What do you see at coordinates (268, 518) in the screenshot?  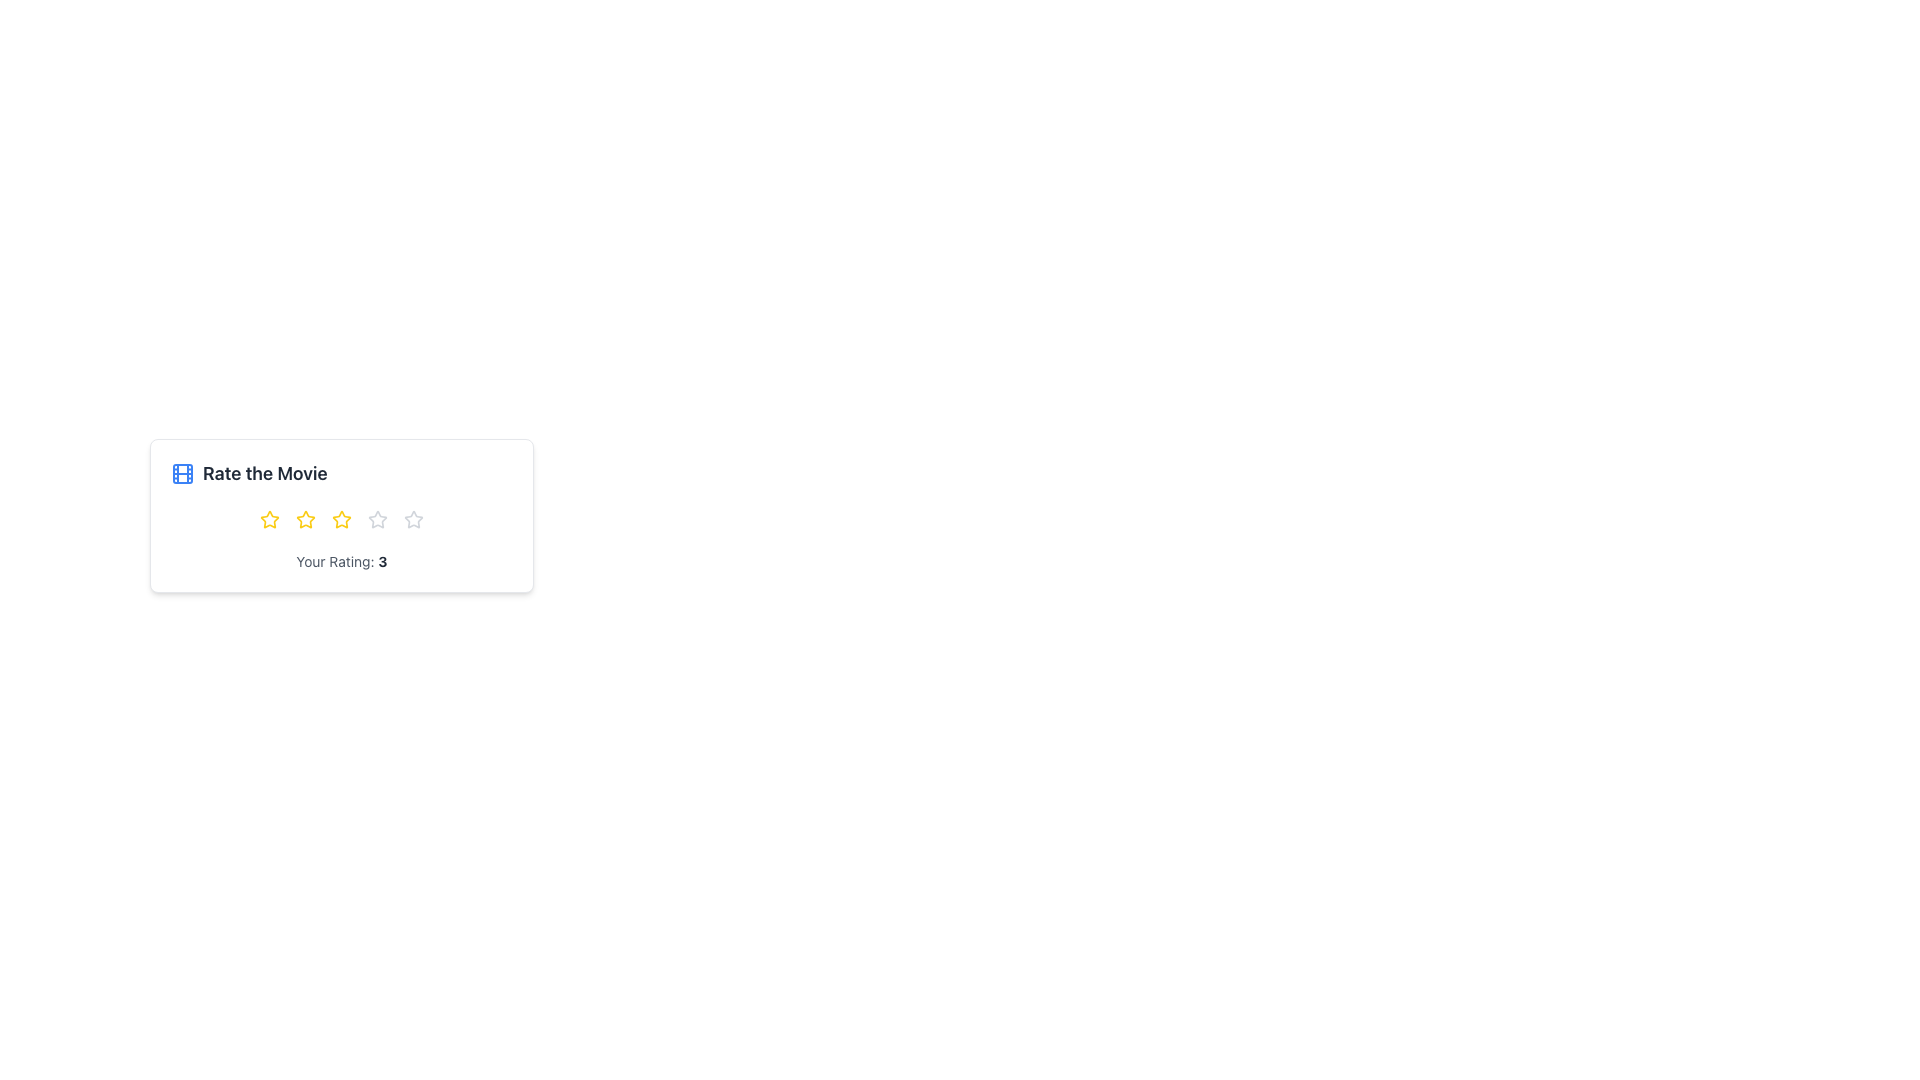 I see `the first rating star in the row of five stars below the 'Rate the Movie' label` at bounding box center [268, 518].